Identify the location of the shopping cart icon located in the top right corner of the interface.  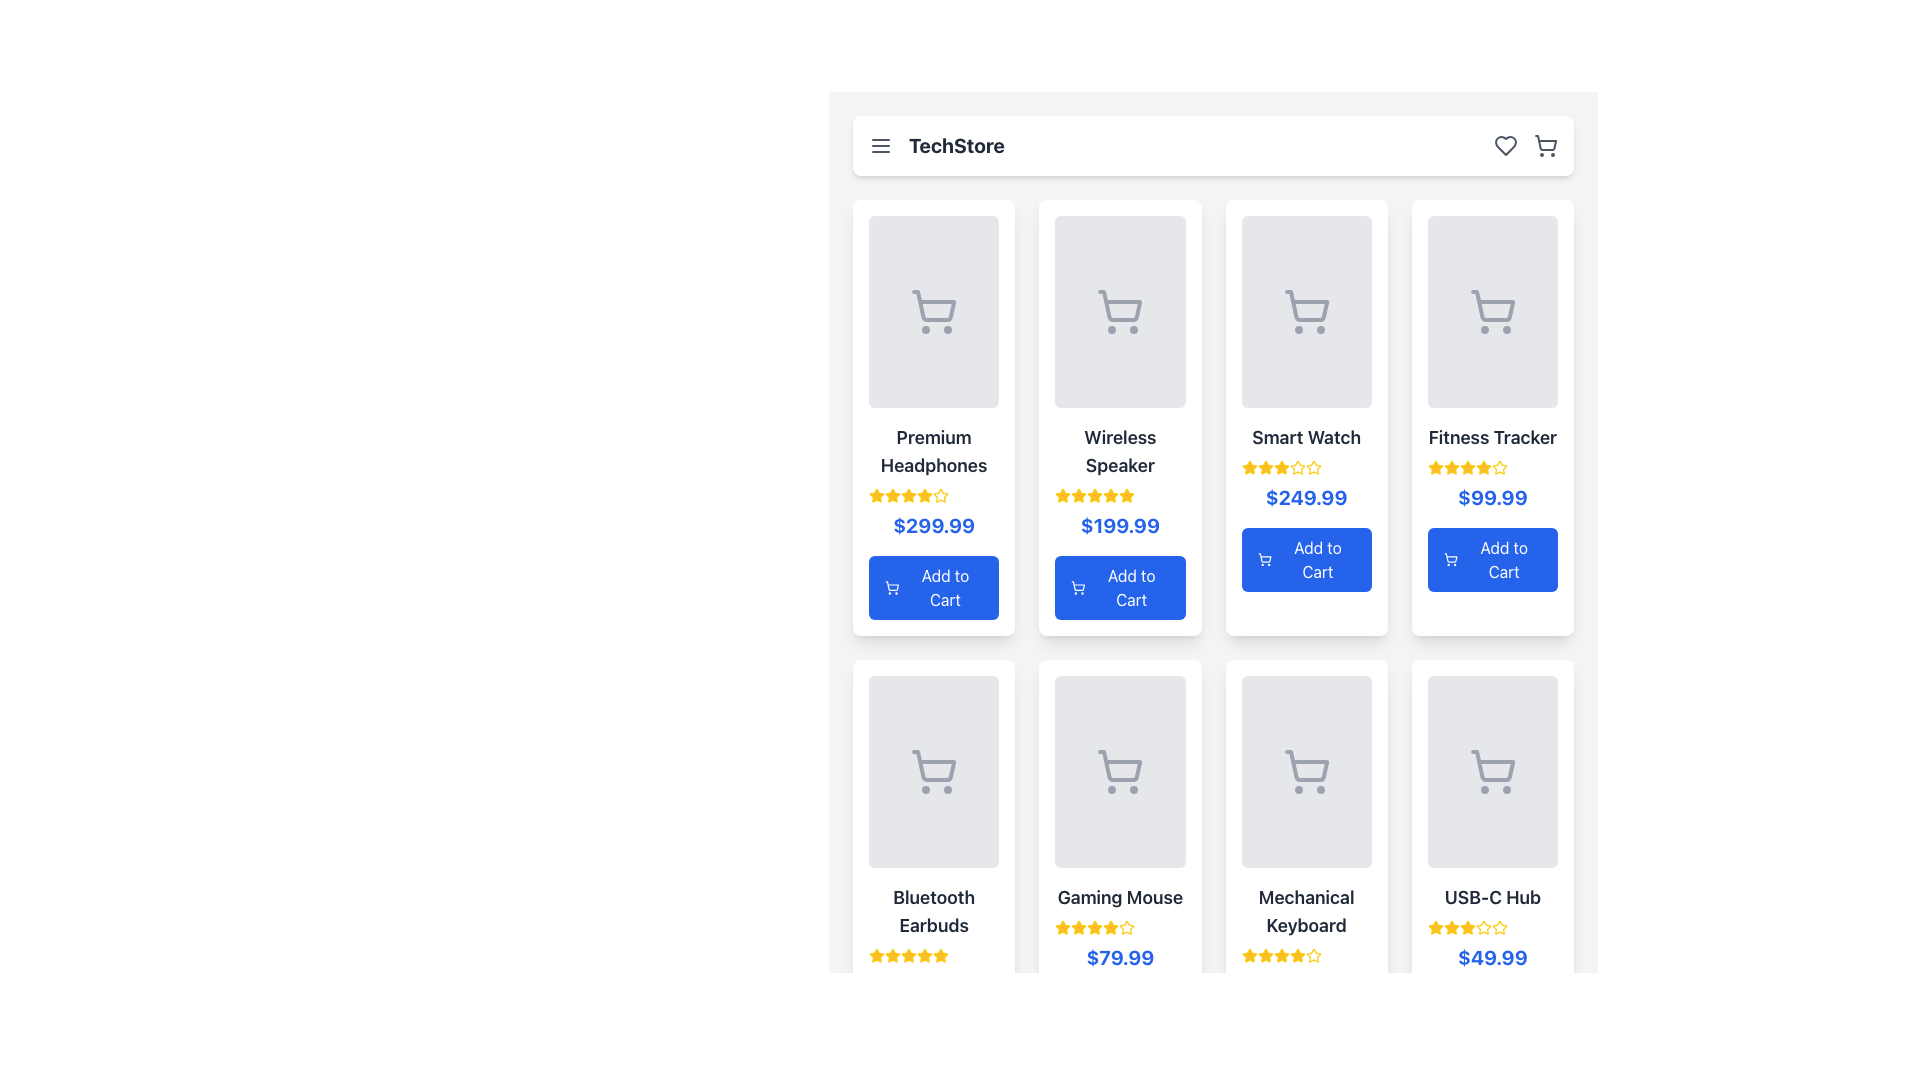
(1544, 142).